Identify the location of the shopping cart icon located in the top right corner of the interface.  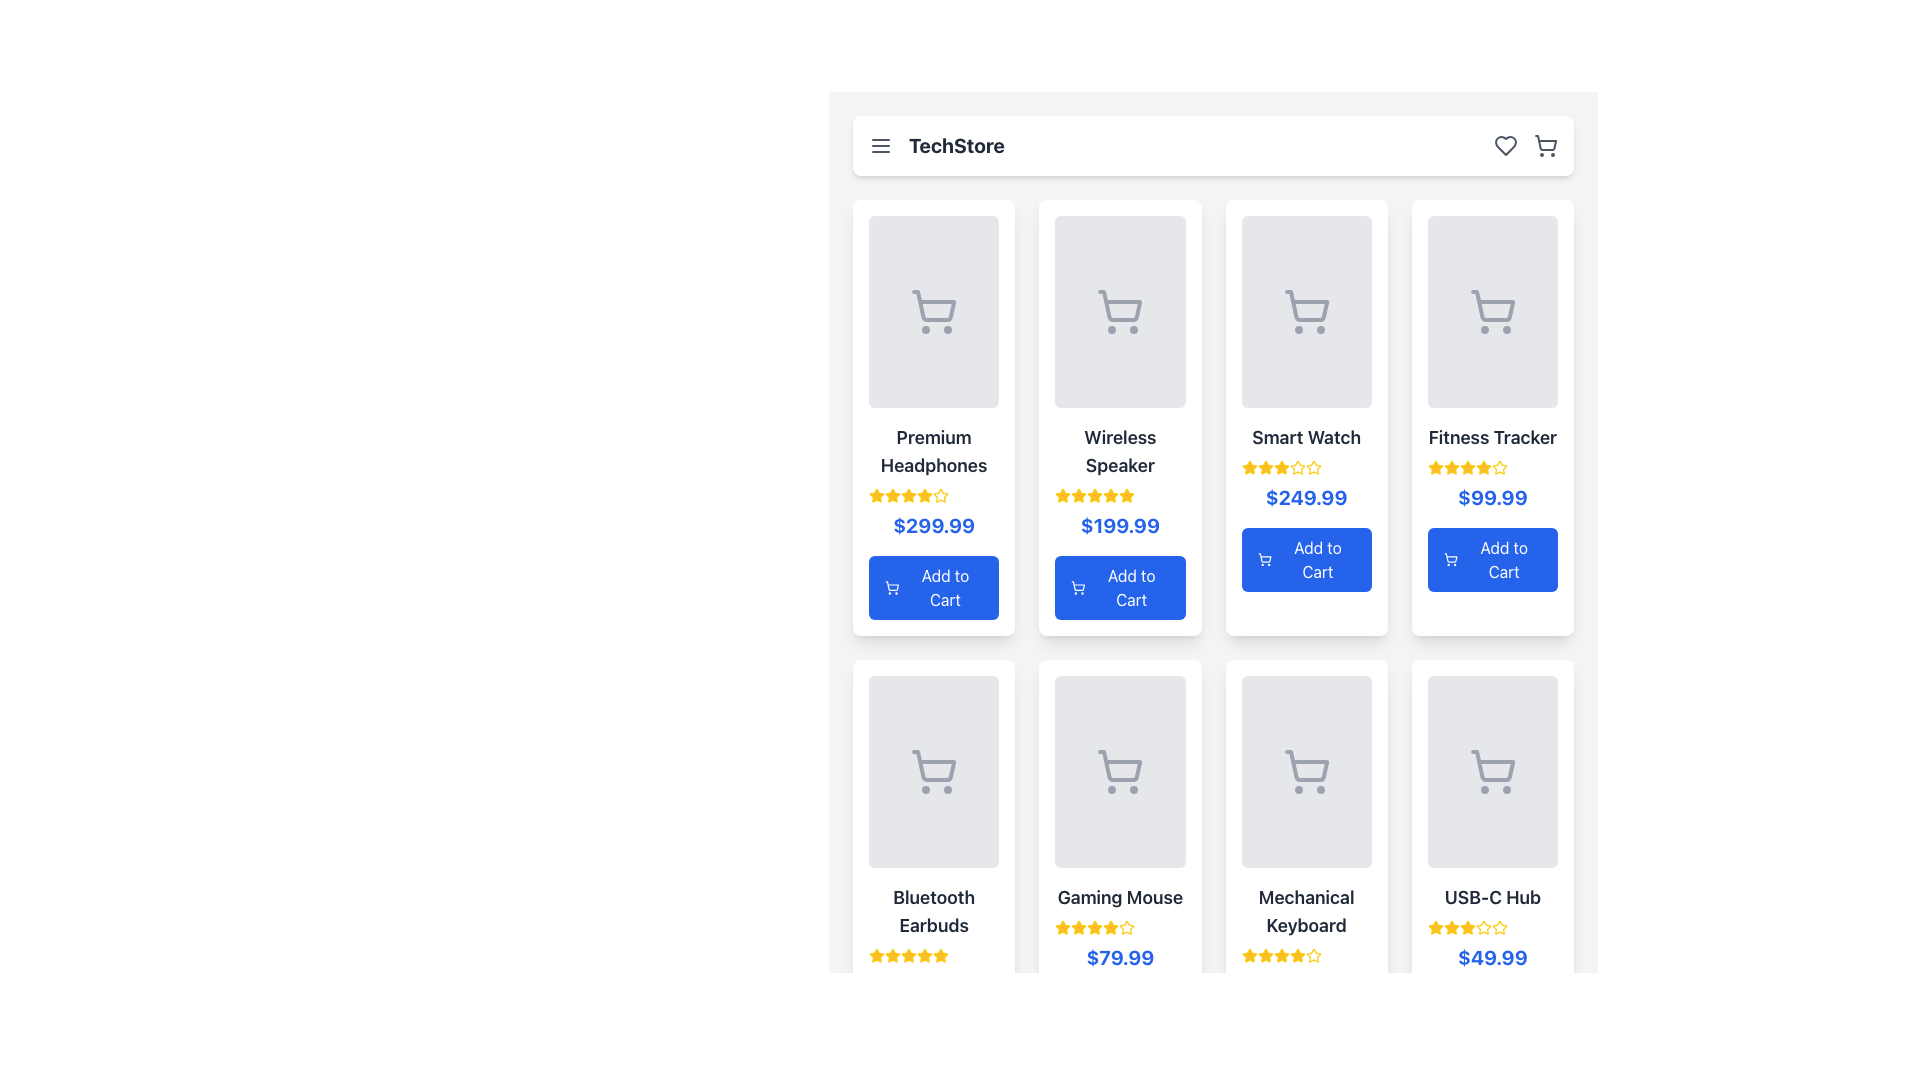
(1544, 142).